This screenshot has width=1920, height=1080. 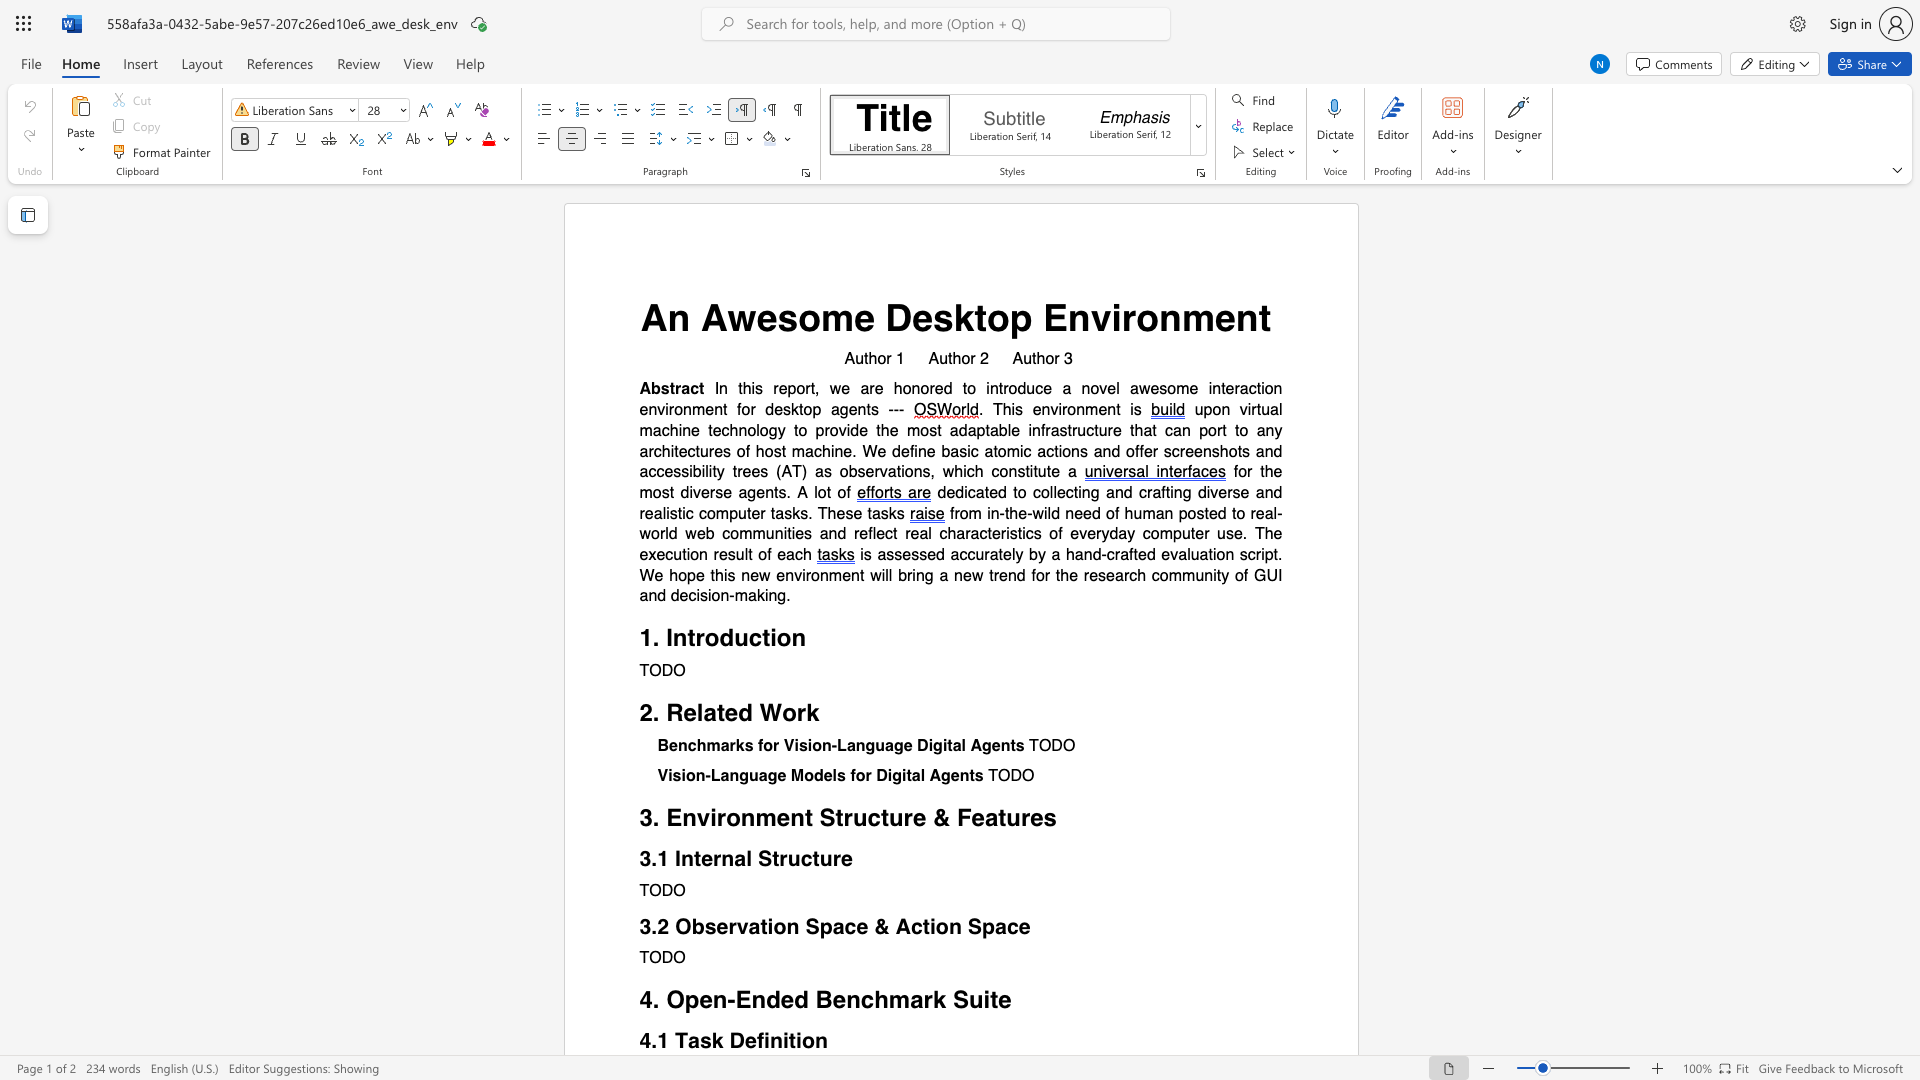 What do you see at coordinates (832, 1000) in the screenshot?
I see `the subset text "ench" within the text "4. Open-Ended Benchmark Suite"` at bounding box center [832, 1000].